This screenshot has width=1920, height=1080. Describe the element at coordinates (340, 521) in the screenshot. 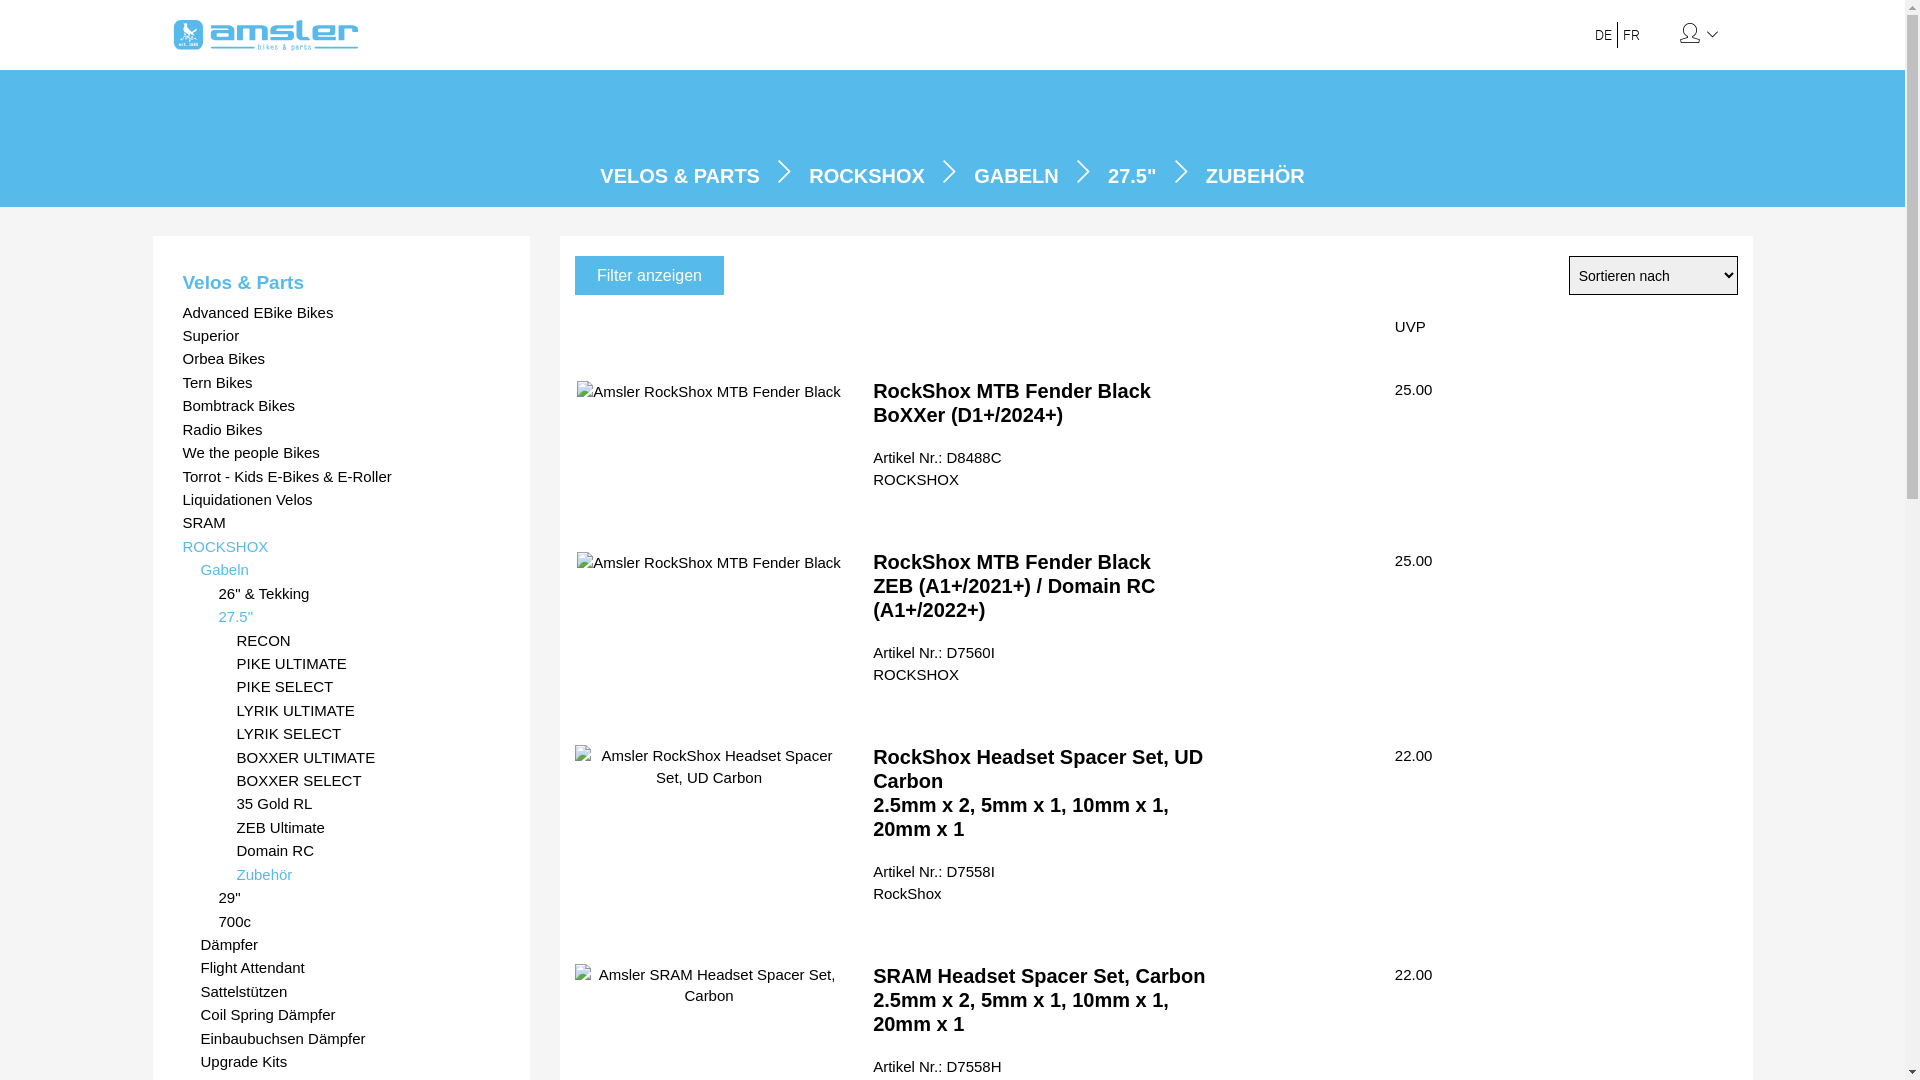

I see `'SRAM'` at that location.